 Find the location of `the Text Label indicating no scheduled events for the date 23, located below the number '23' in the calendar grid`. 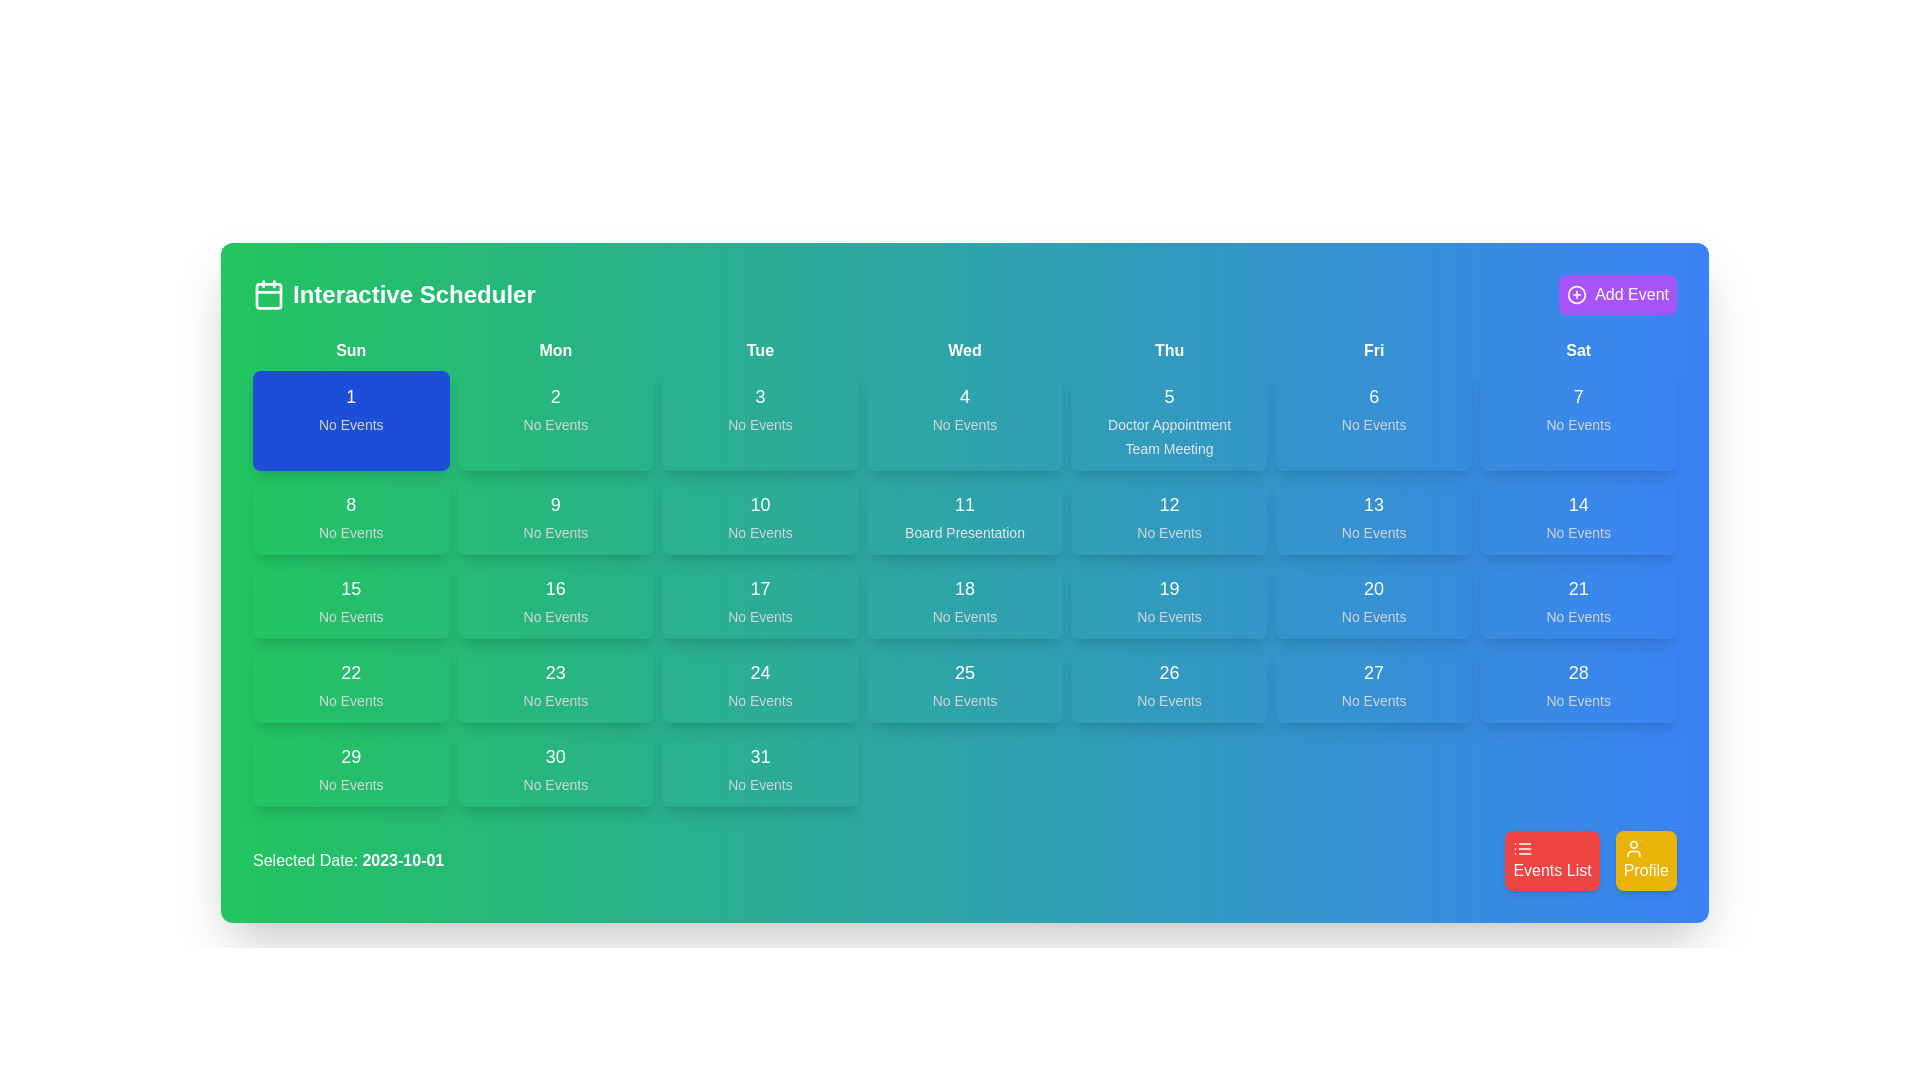

the Text Label indicating no scheduled events for the date 23, located below the number '23' in the calendar grid is located at coordinates (555, 700).